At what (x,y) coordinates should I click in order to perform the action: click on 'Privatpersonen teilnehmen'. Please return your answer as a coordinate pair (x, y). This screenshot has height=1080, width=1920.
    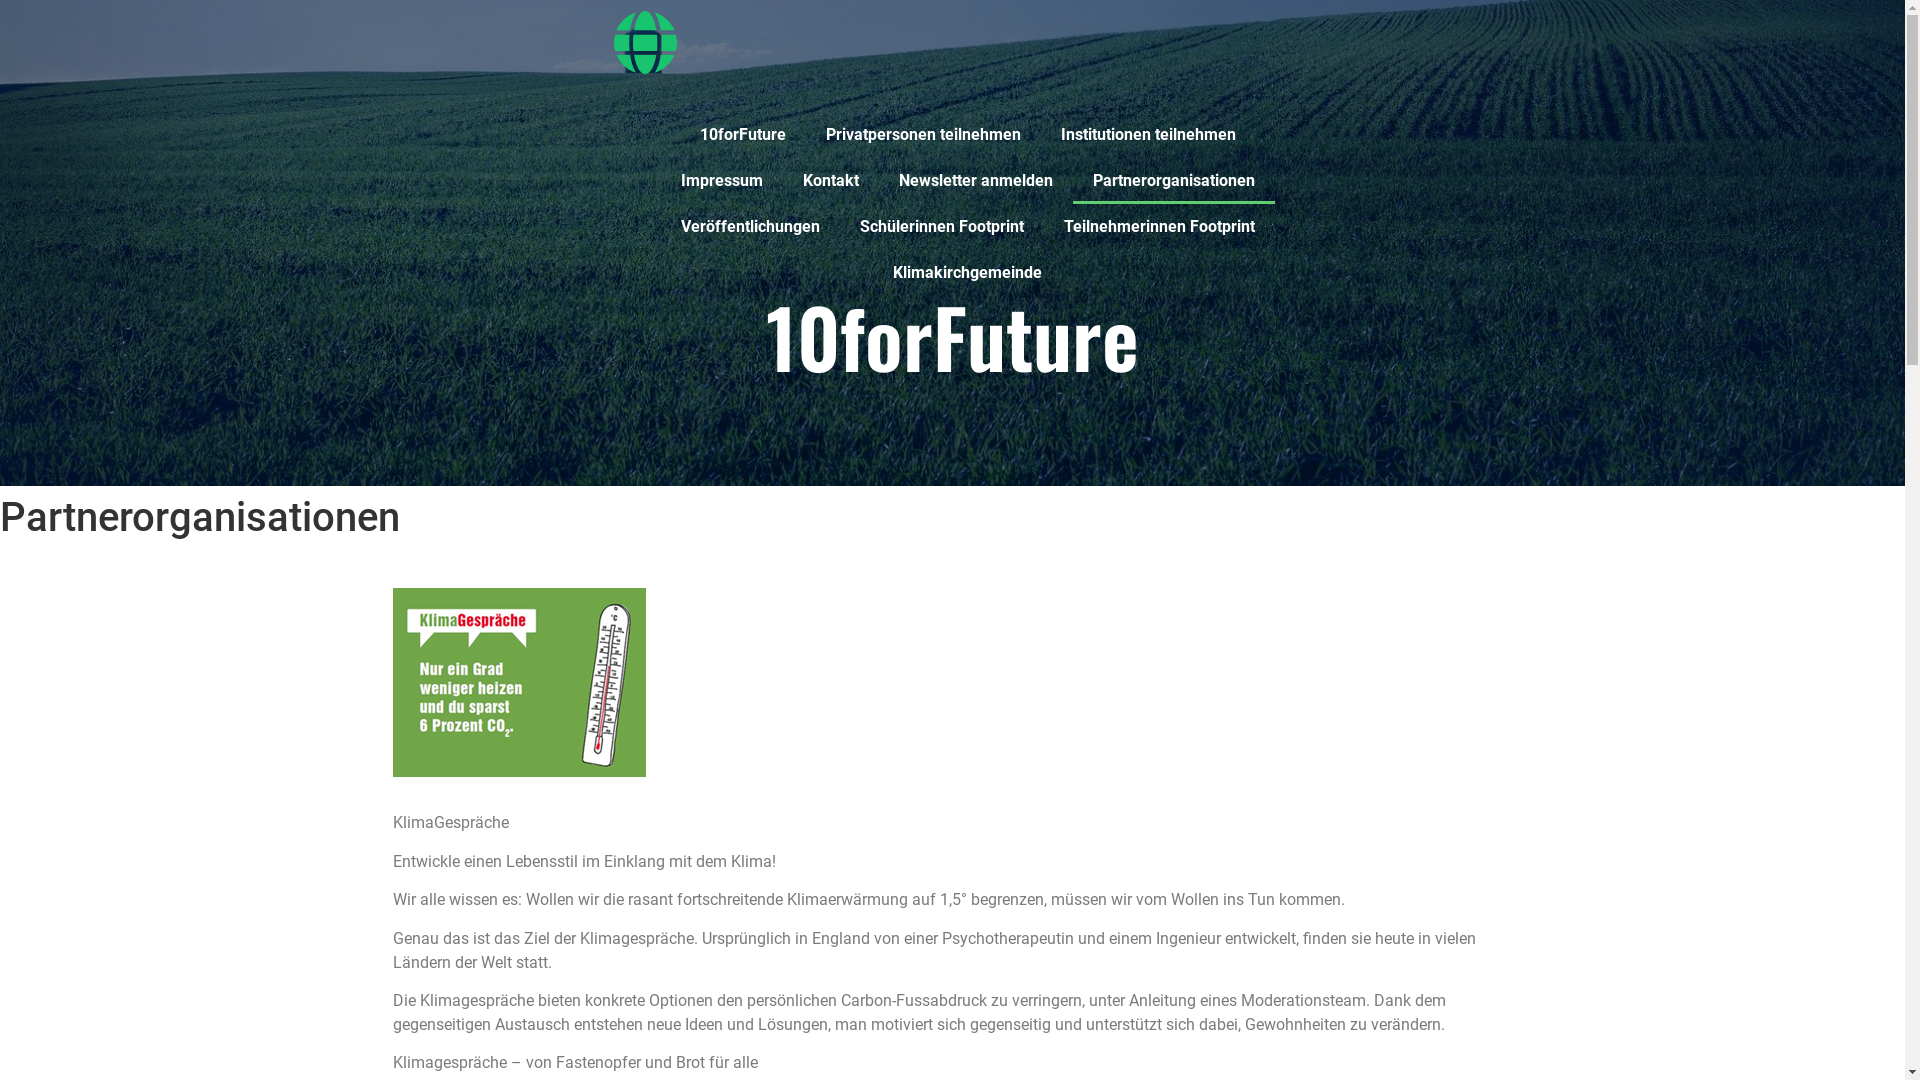
    Looking at the image, I should click on (922, 135).